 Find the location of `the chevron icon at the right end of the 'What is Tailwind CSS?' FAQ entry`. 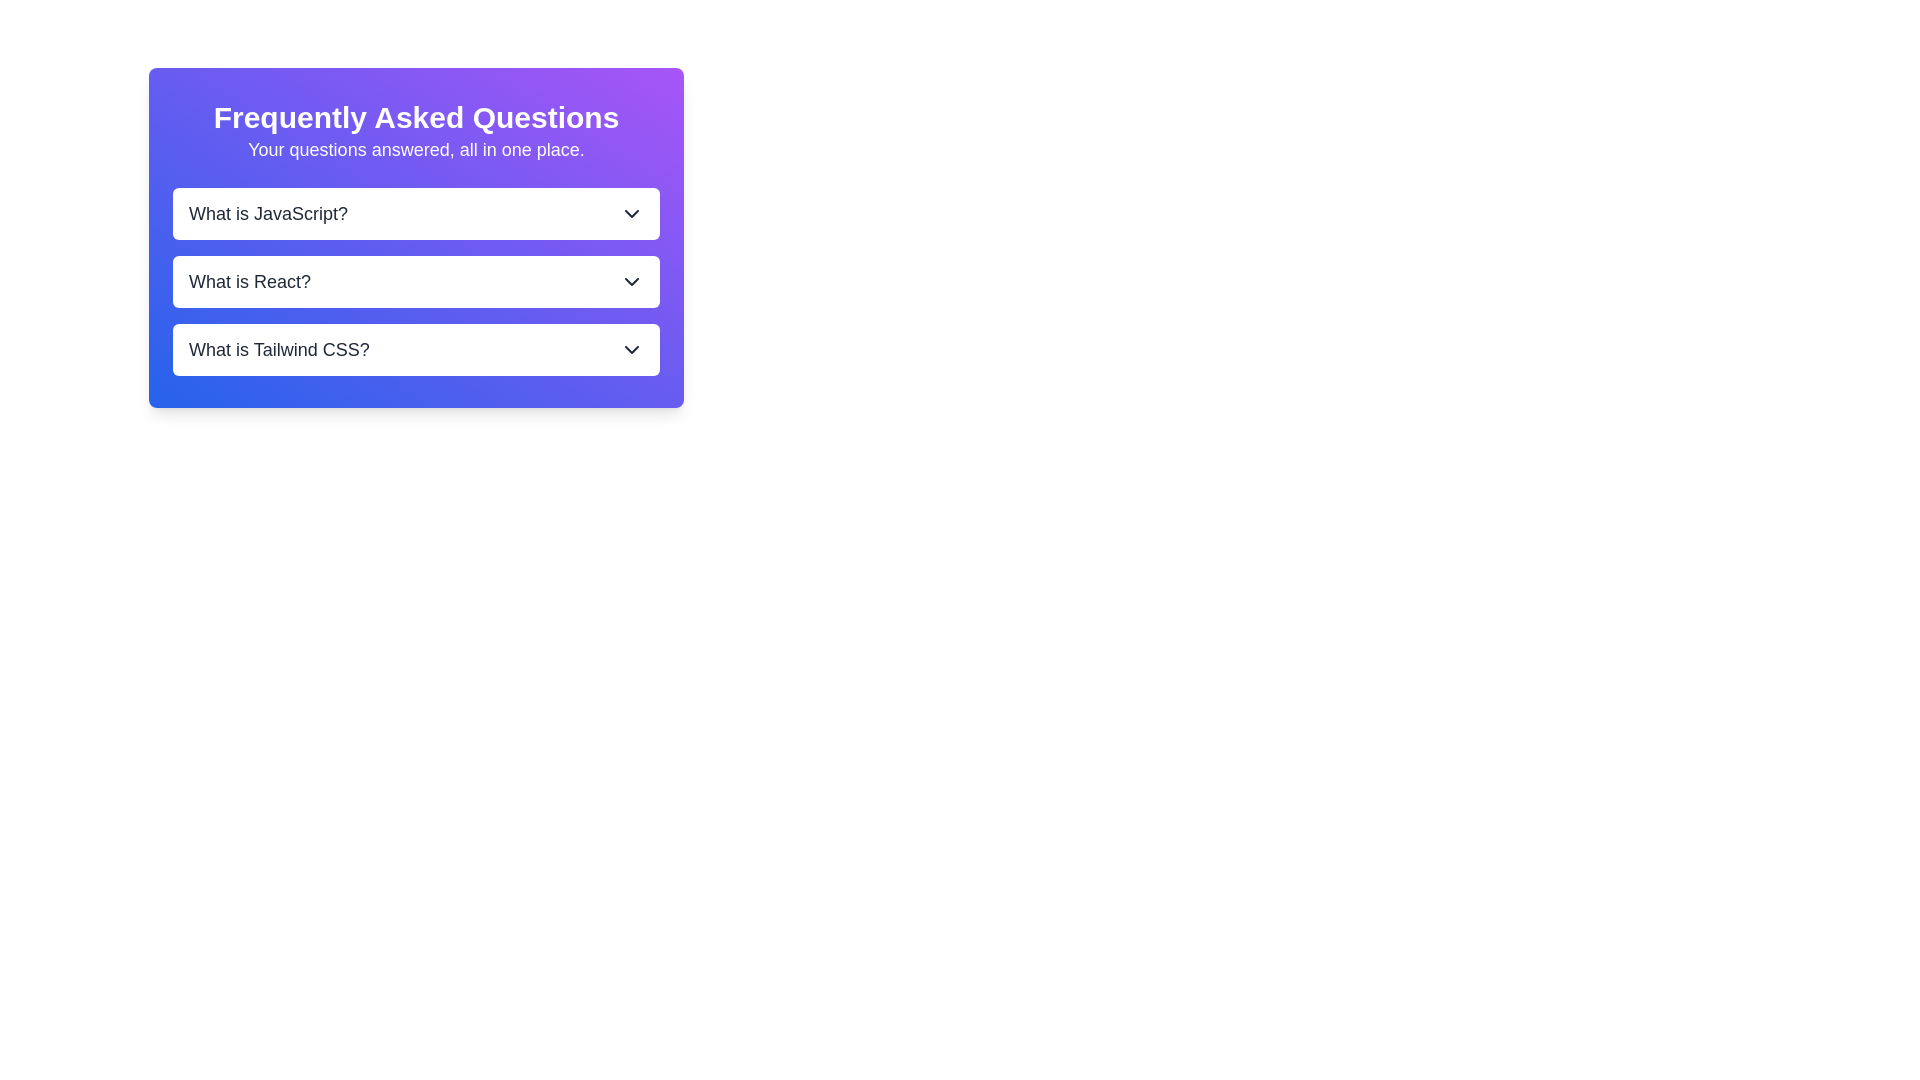

the chevron icon at the right end of the 'What is Tailwind CSS?' FAQ entry is located at coordinates (631, 349).